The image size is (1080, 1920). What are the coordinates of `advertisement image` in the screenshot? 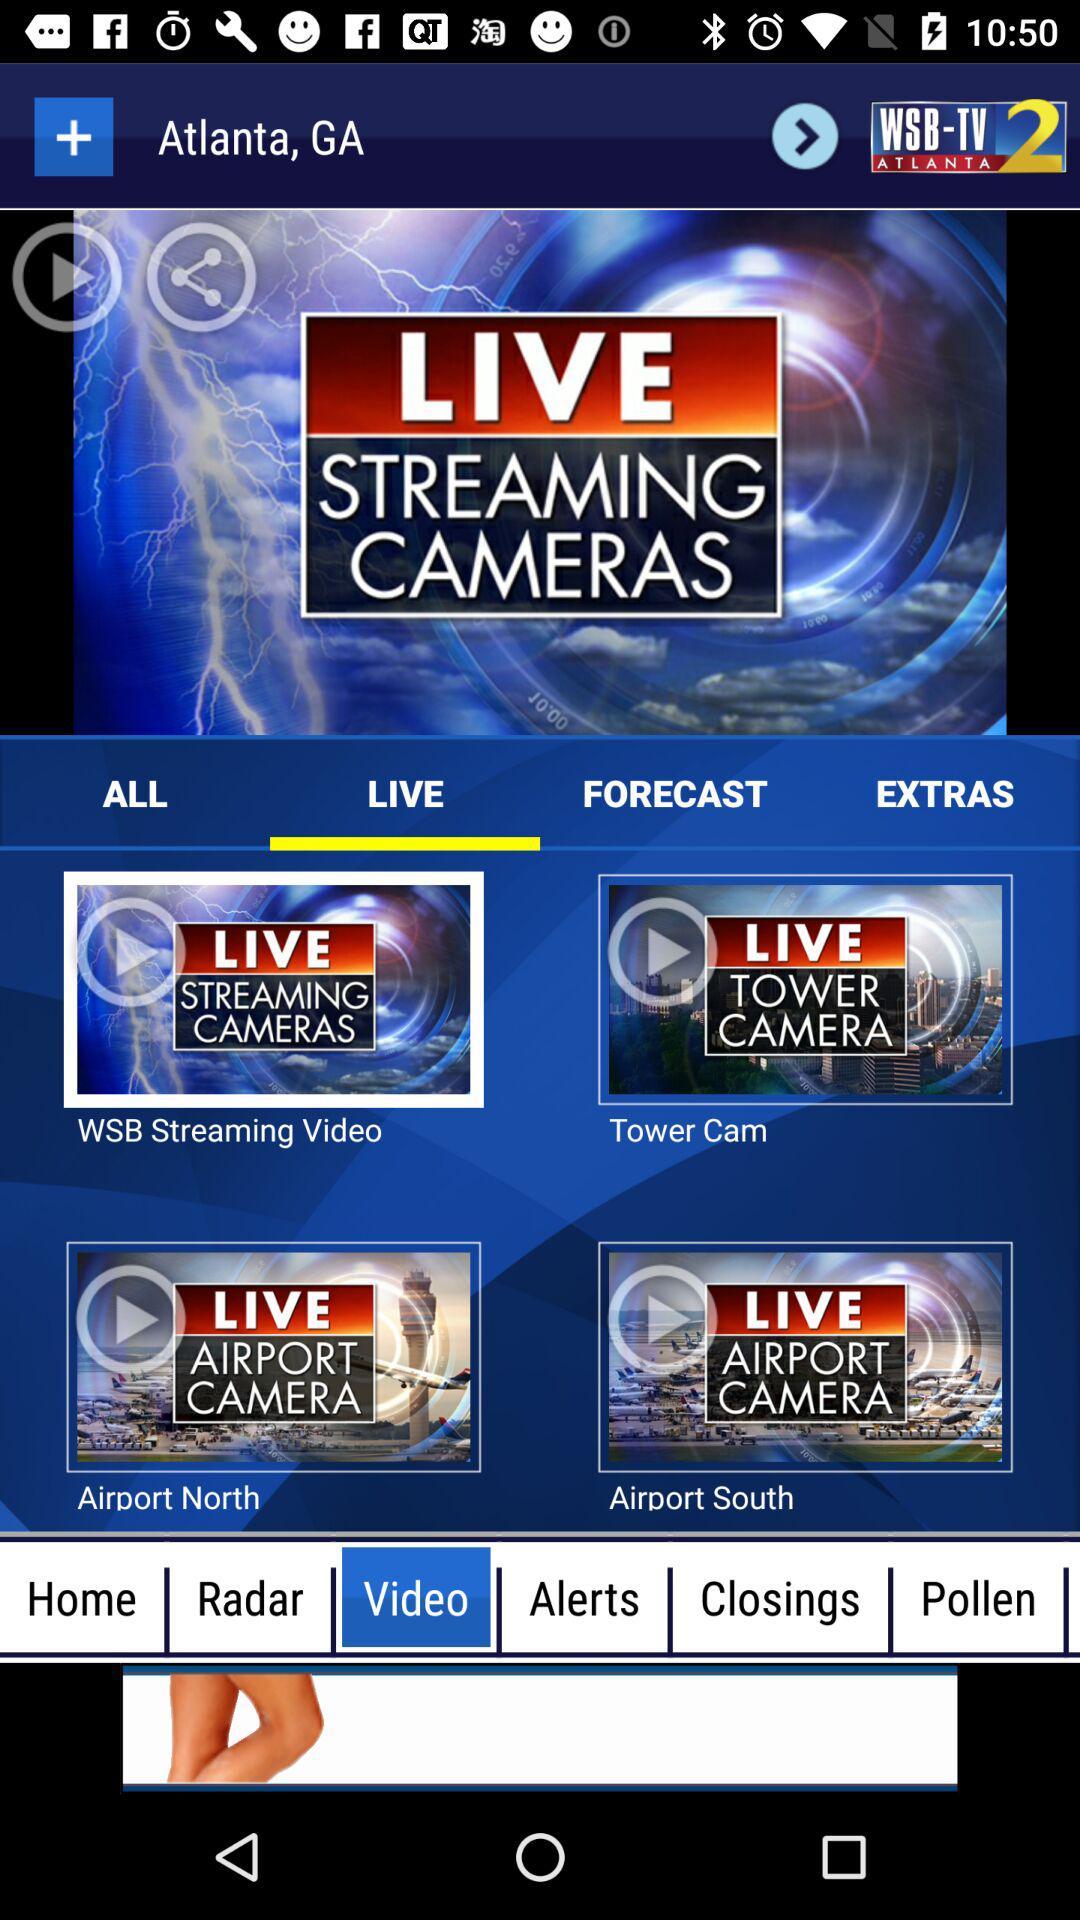 It's located at (540, 1727).